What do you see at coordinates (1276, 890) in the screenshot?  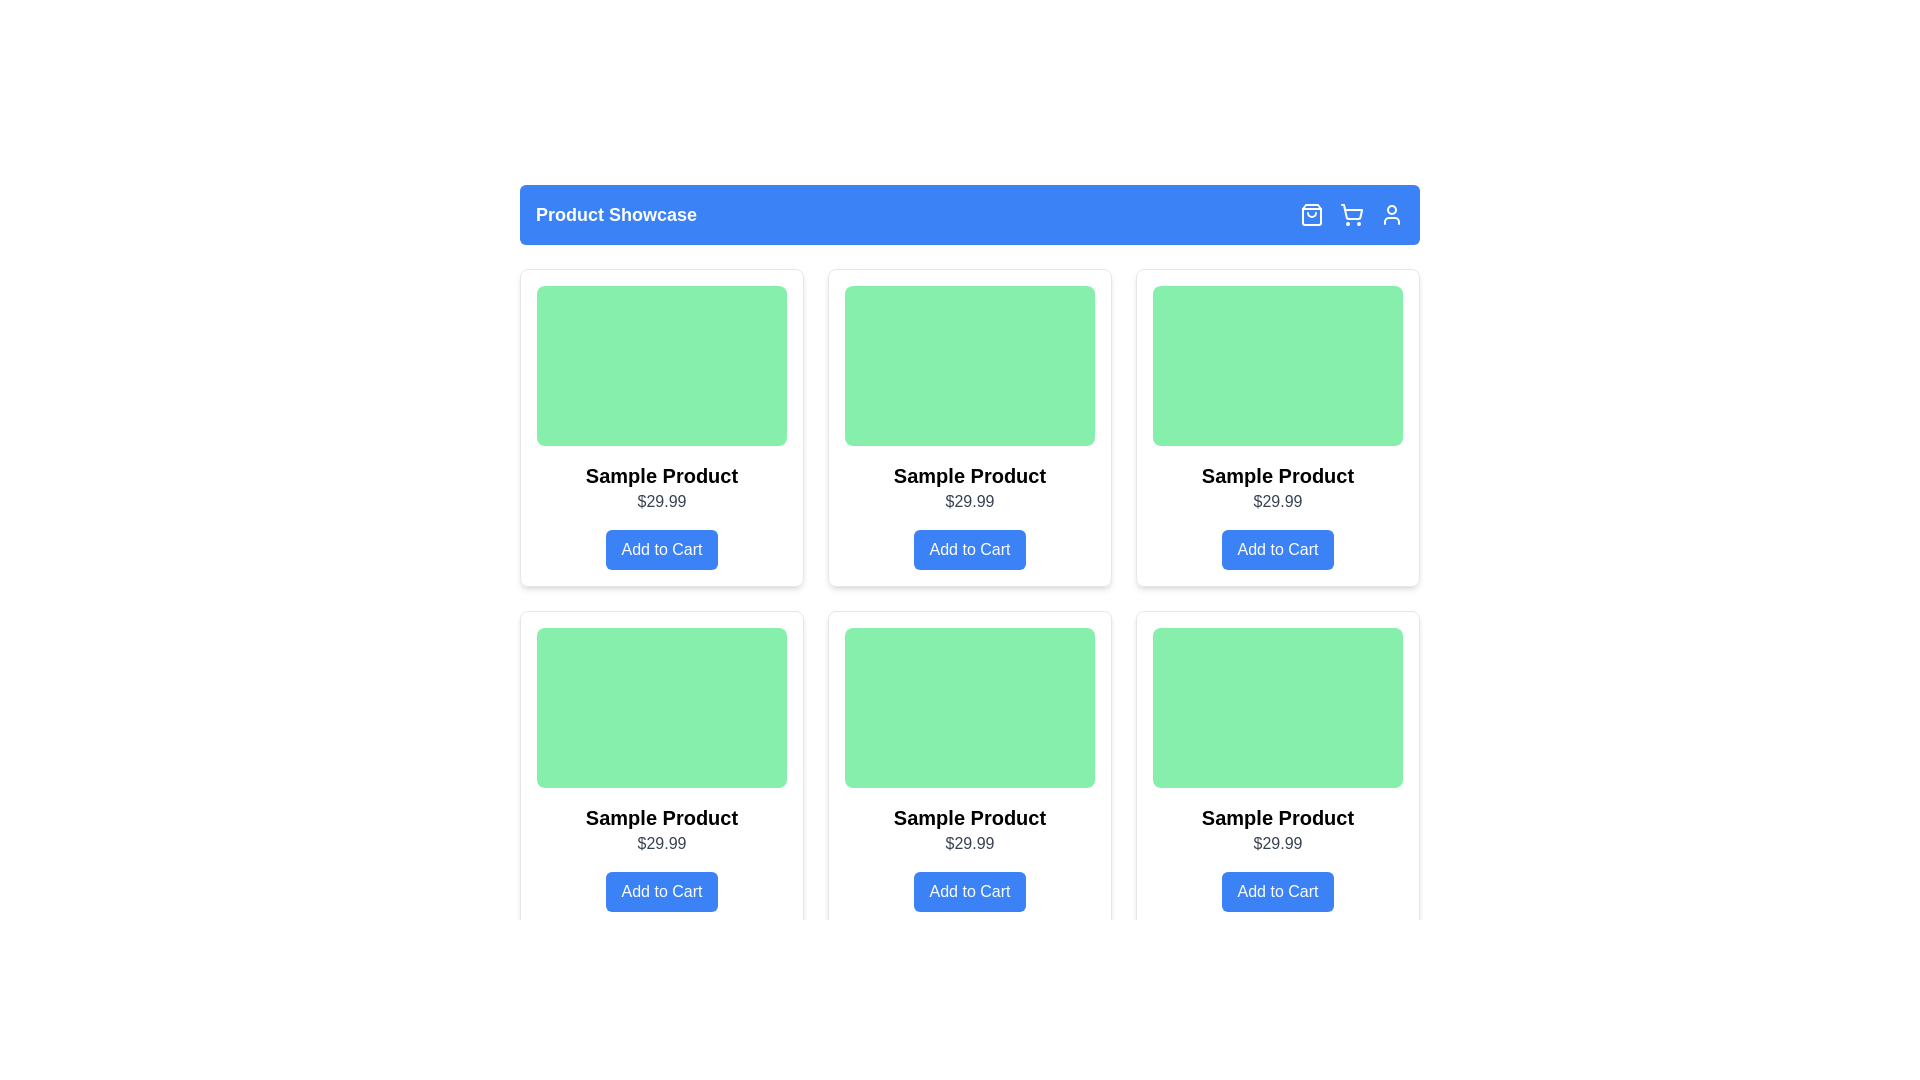 I see `the blue button labeled 'Add to Cart' located at the bottom-right corner of the product card` at bounding box center [1276, 890].